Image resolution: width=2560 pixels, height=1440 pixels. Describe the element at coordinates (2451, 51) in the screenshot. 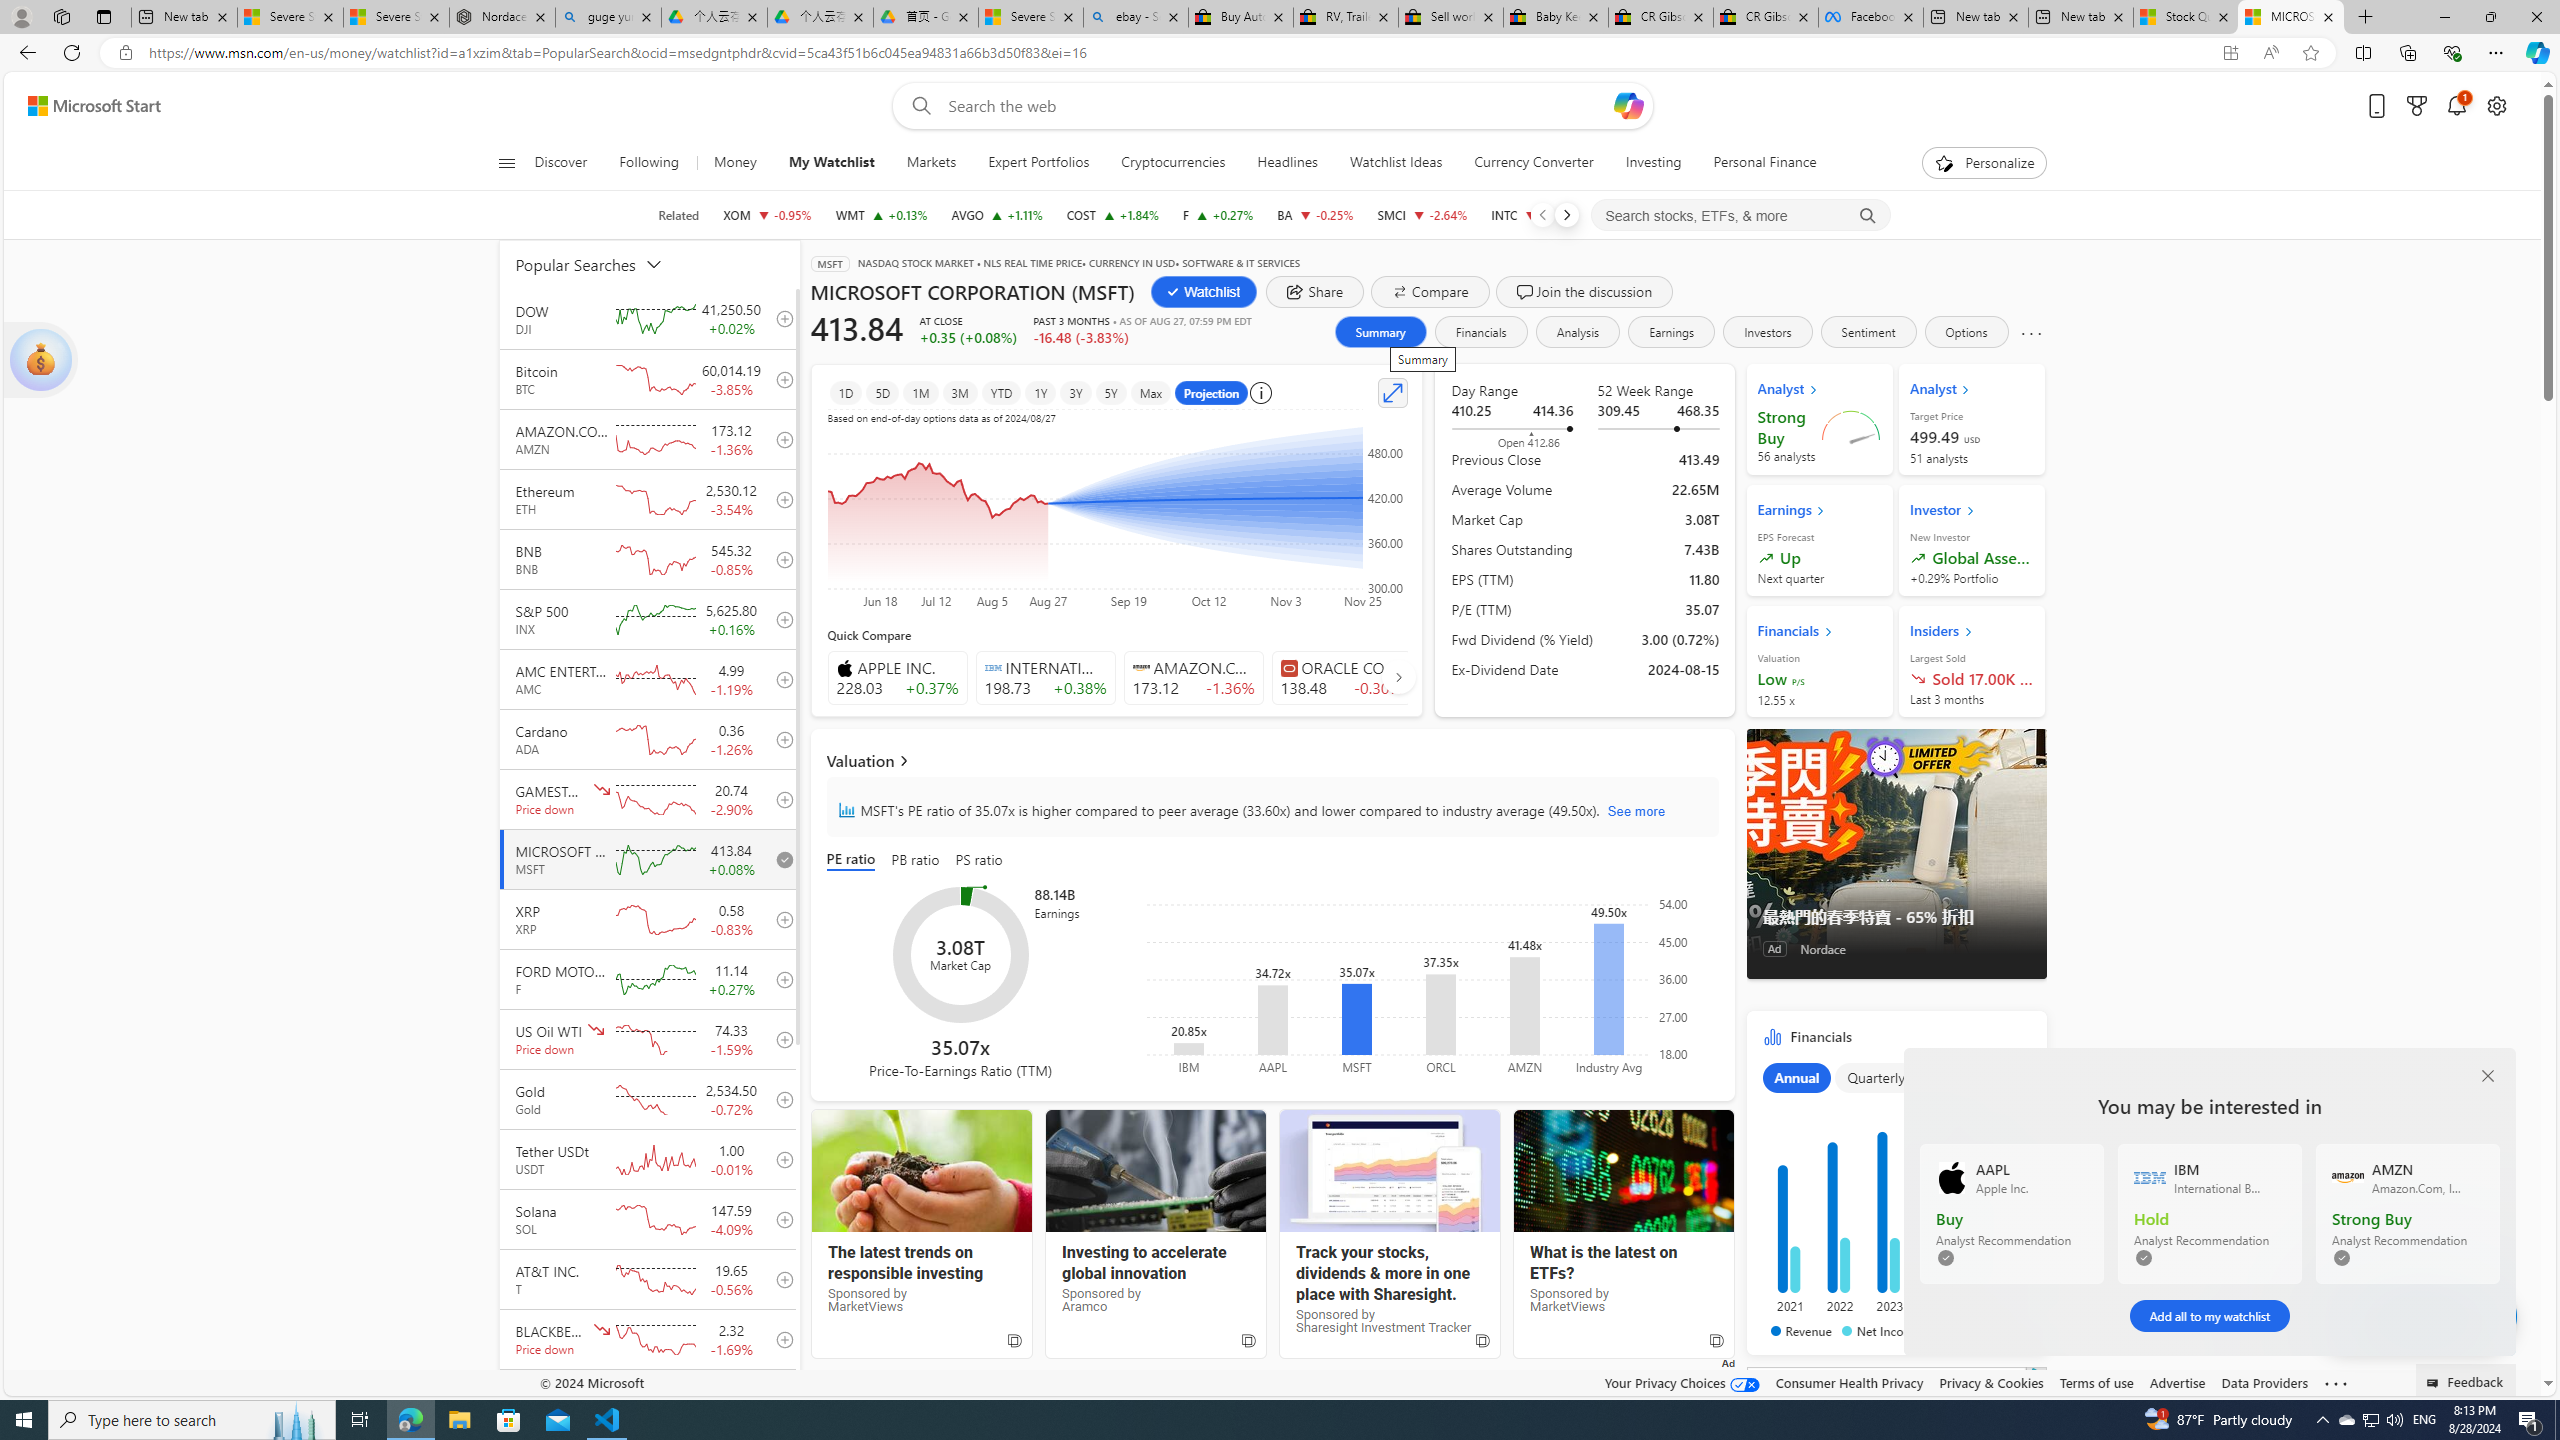

I see `'Browser essentials'` at that location.